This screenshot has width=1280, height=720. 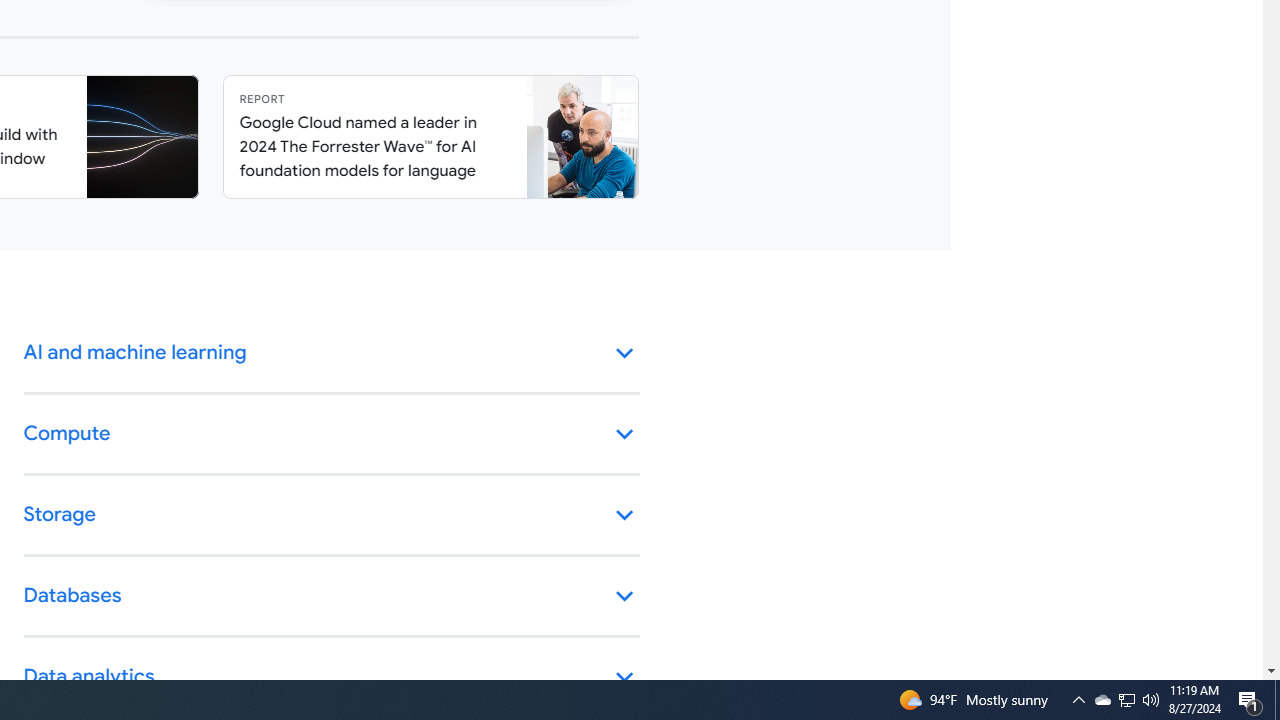 I want to click on 'AI and machine learning keyboard_arrow_down', so click(x=331, y=353).